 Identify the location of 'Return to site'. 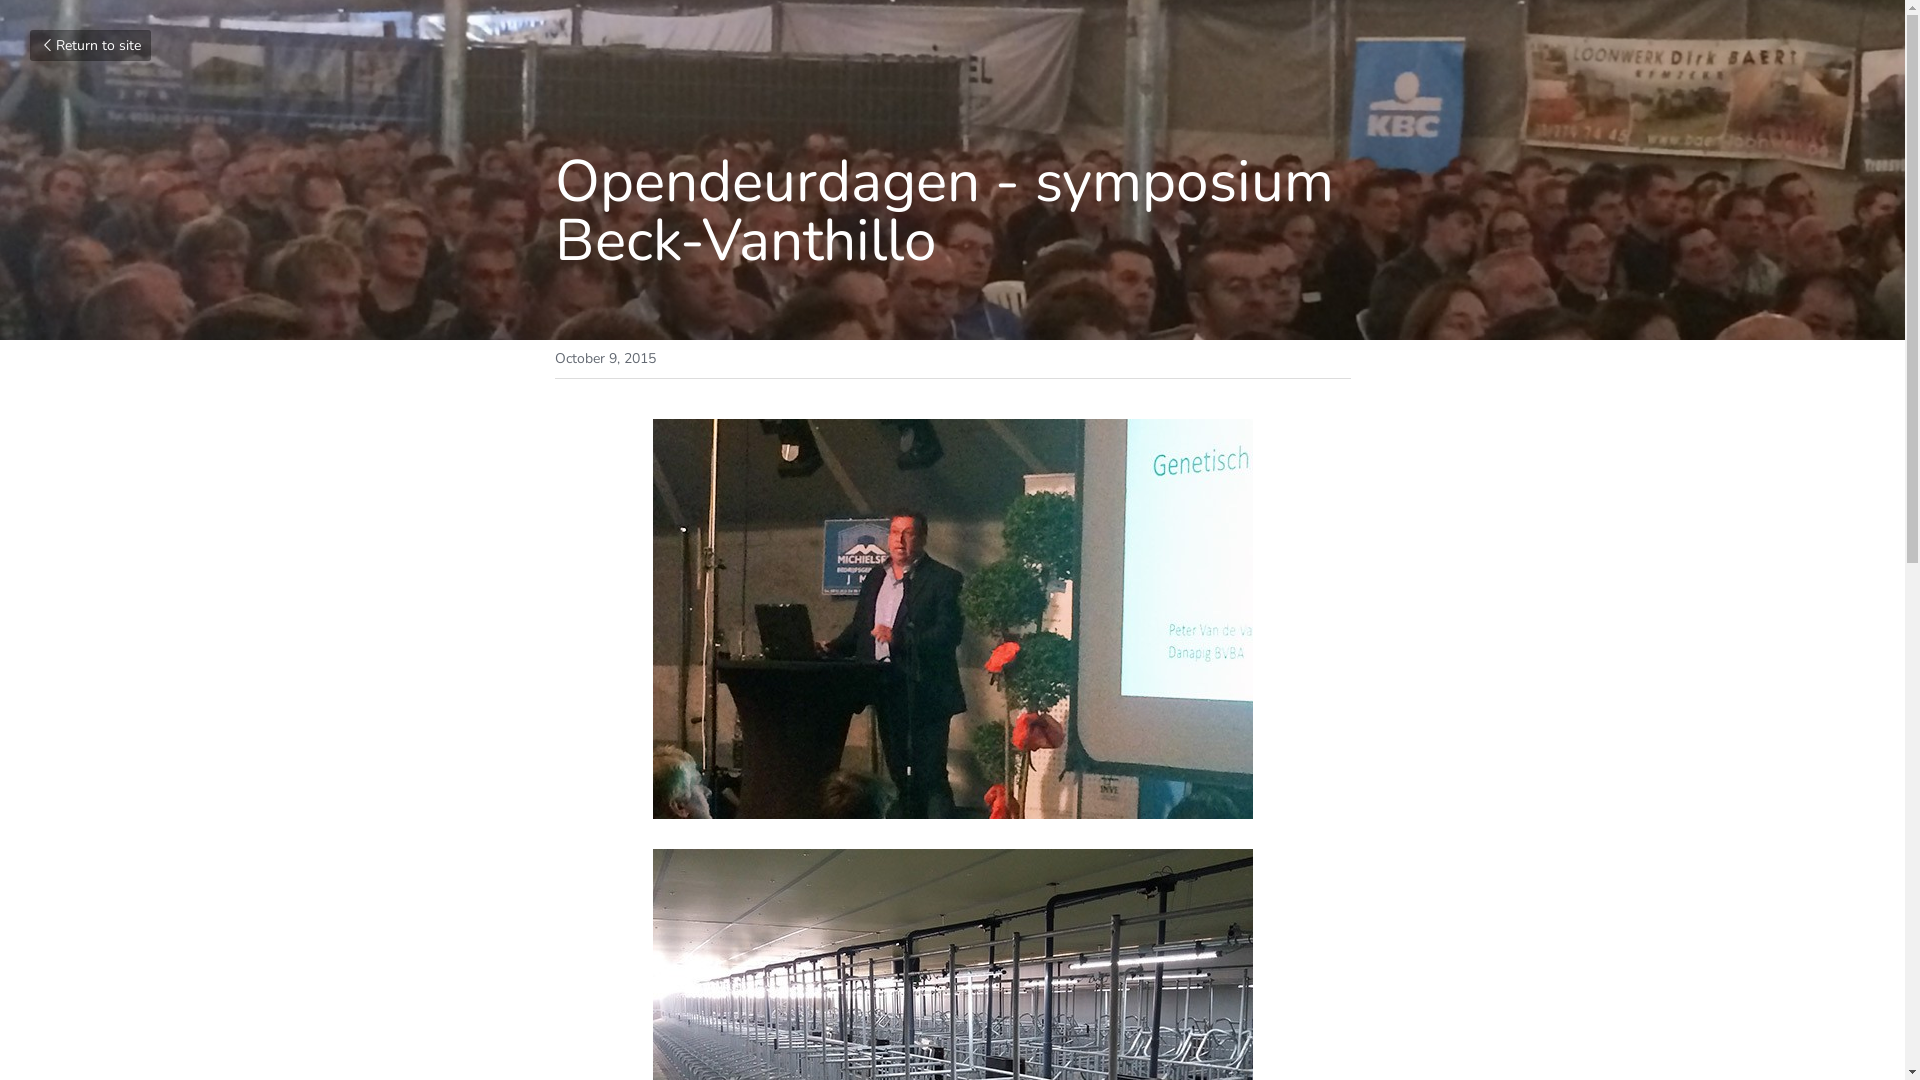
(29, 45).